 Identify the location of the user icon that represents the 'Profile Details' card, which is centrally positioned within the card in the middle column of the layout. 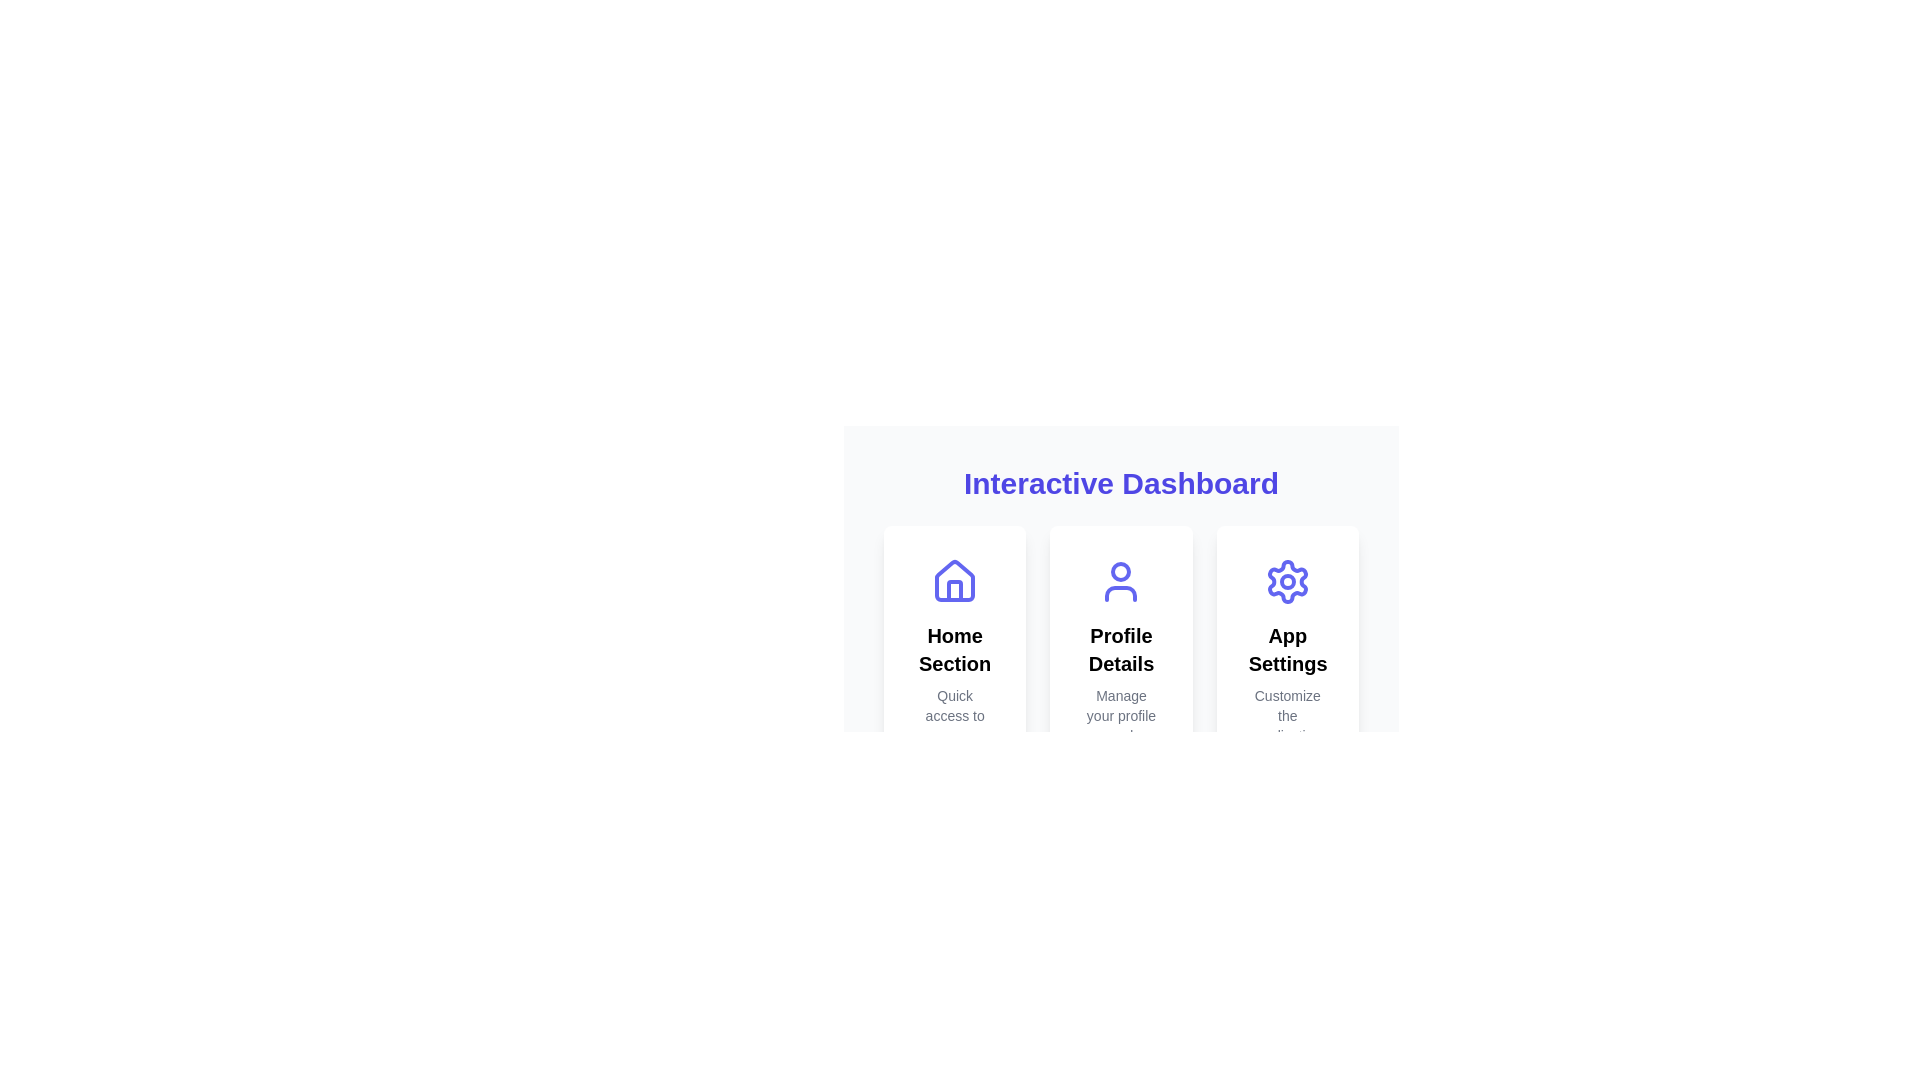
(1121, 582).